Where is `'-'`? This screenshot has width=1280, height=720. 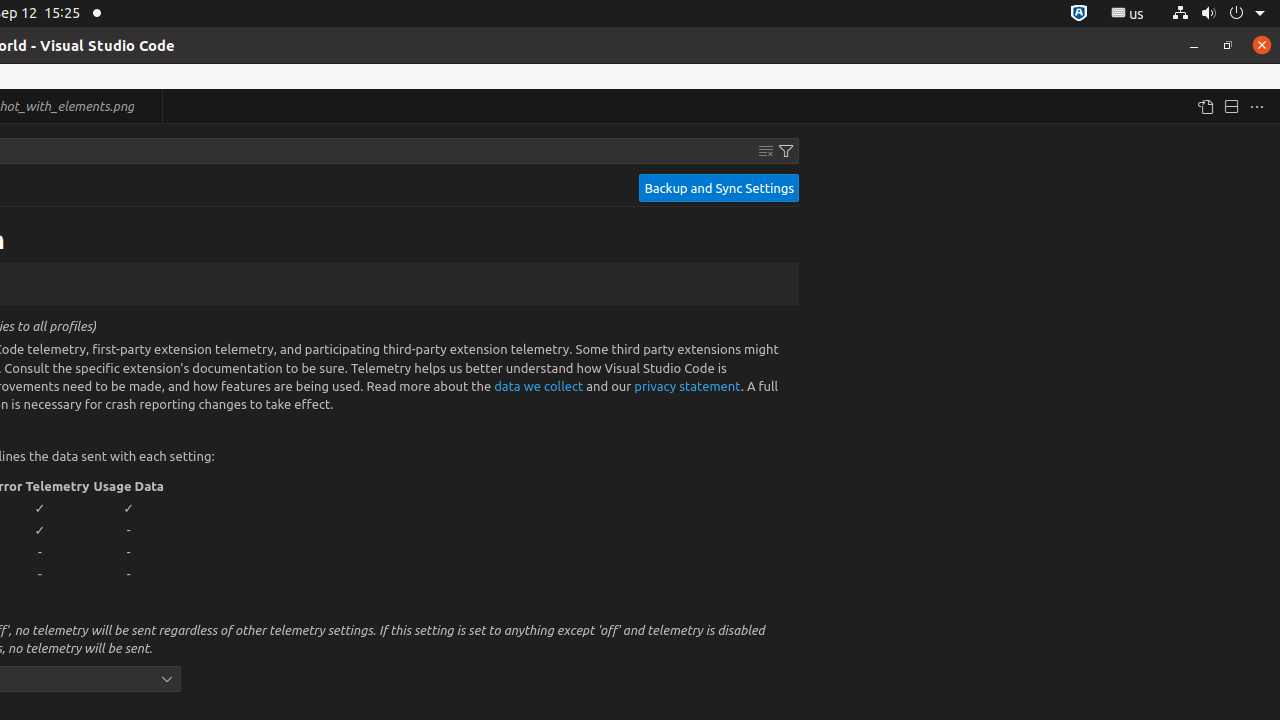 '-' is located at coordinates (128, 528).